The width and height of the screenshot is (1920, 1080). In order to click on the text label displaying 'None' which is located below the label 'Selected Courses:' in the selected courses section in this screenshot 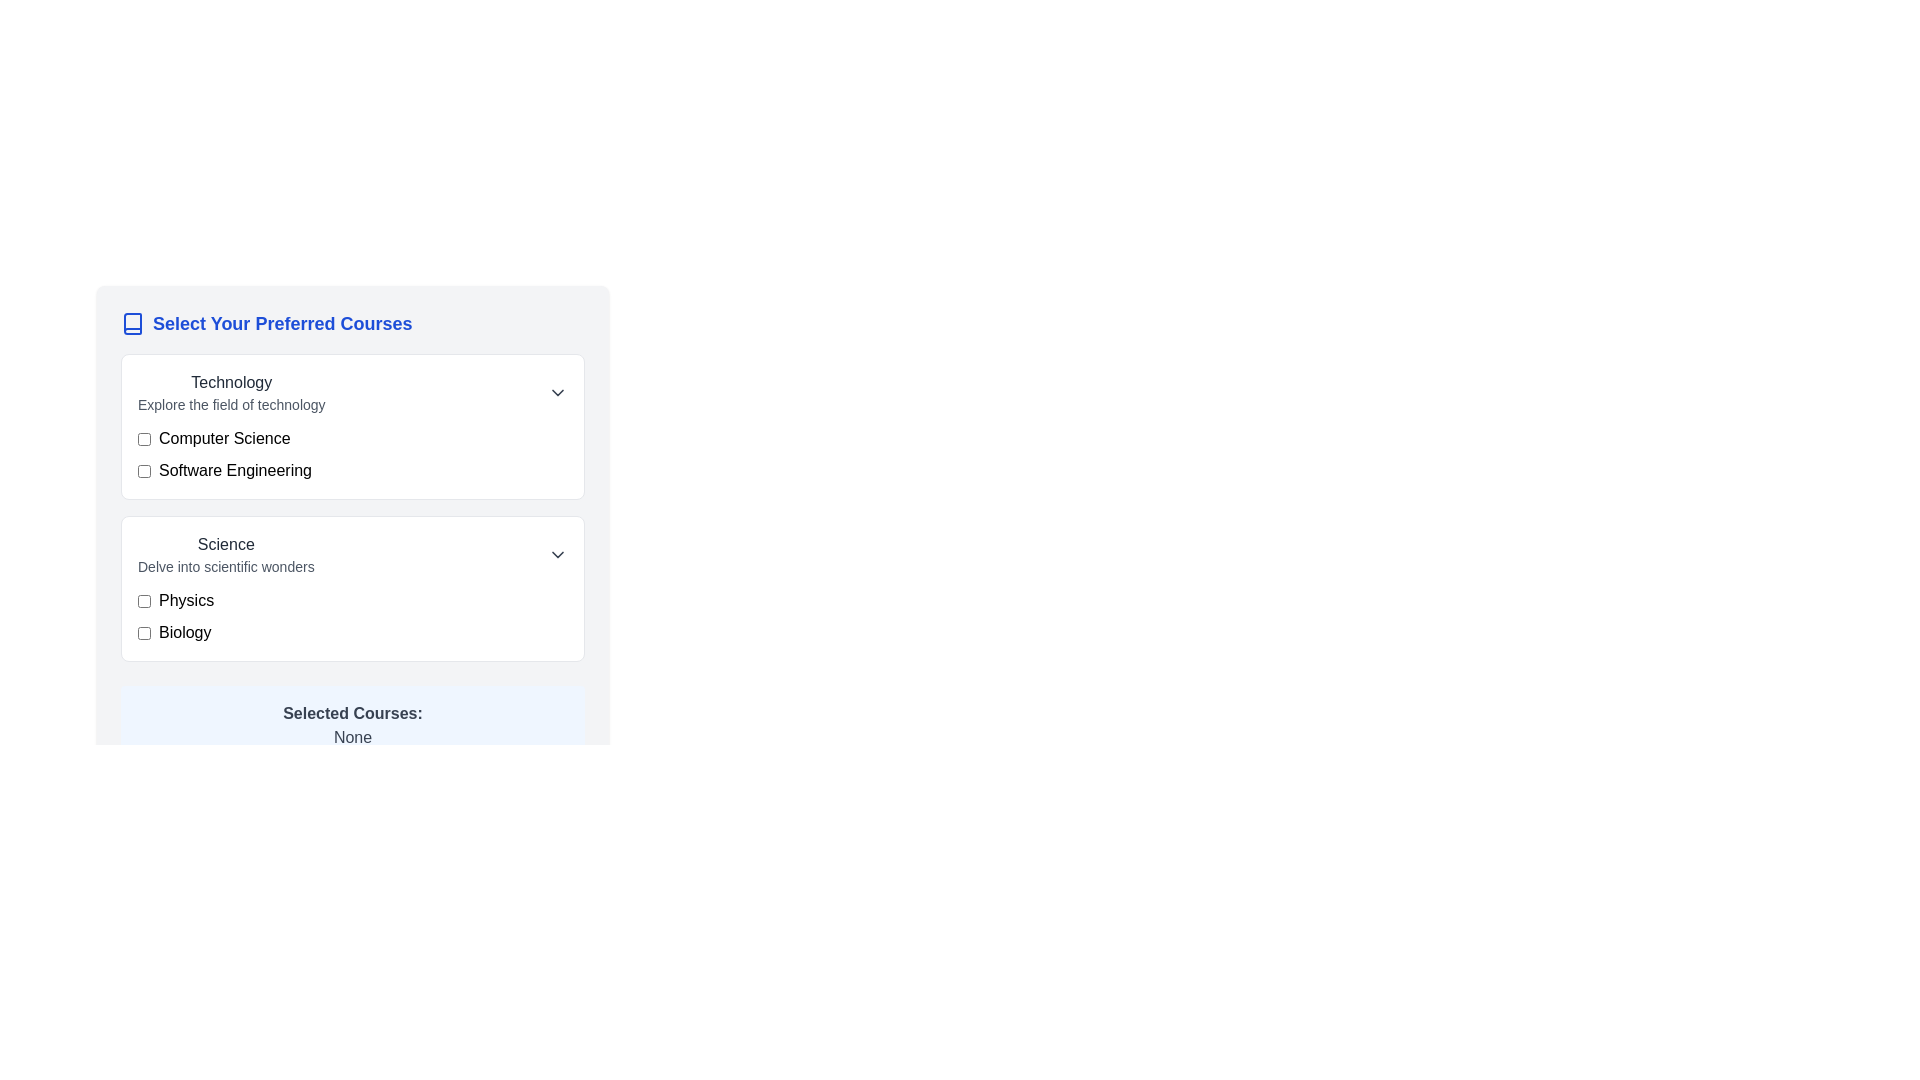, I will do `click(353, 737)`.